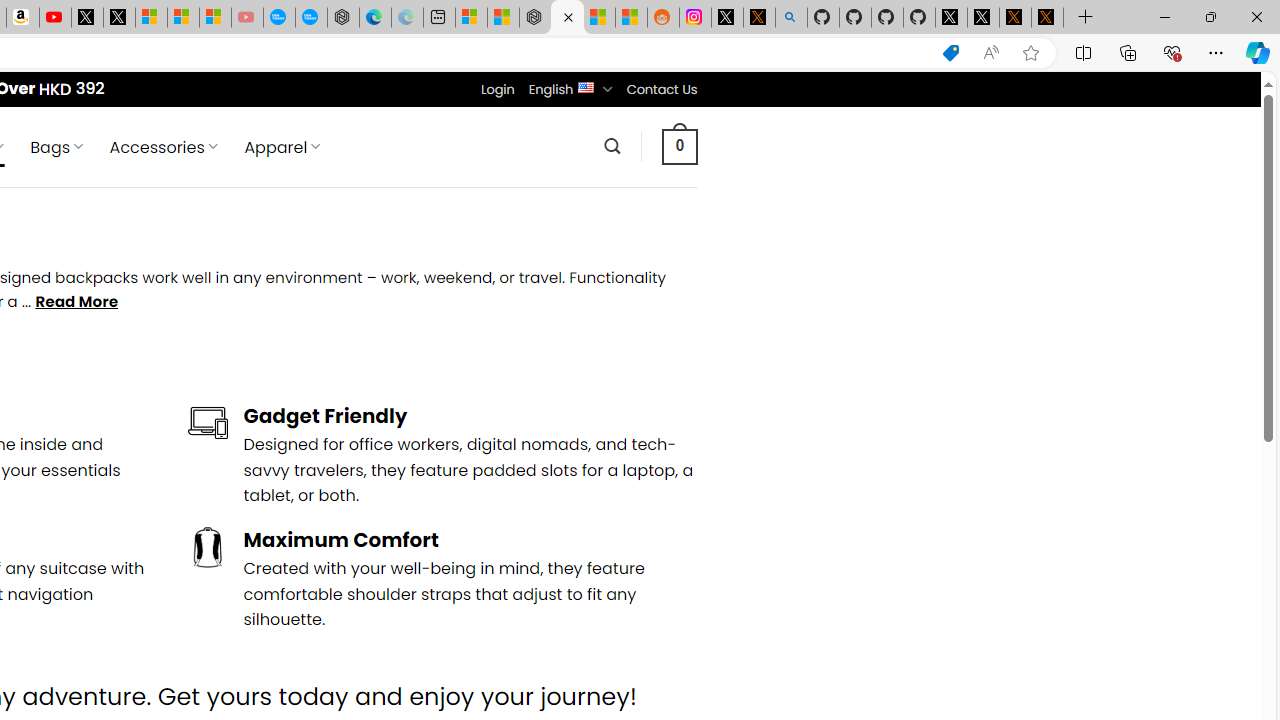 This screenshot has width=1280, height=720. I want to click on 'Gloom - YouTube - Sleeping', so click(246, 17).